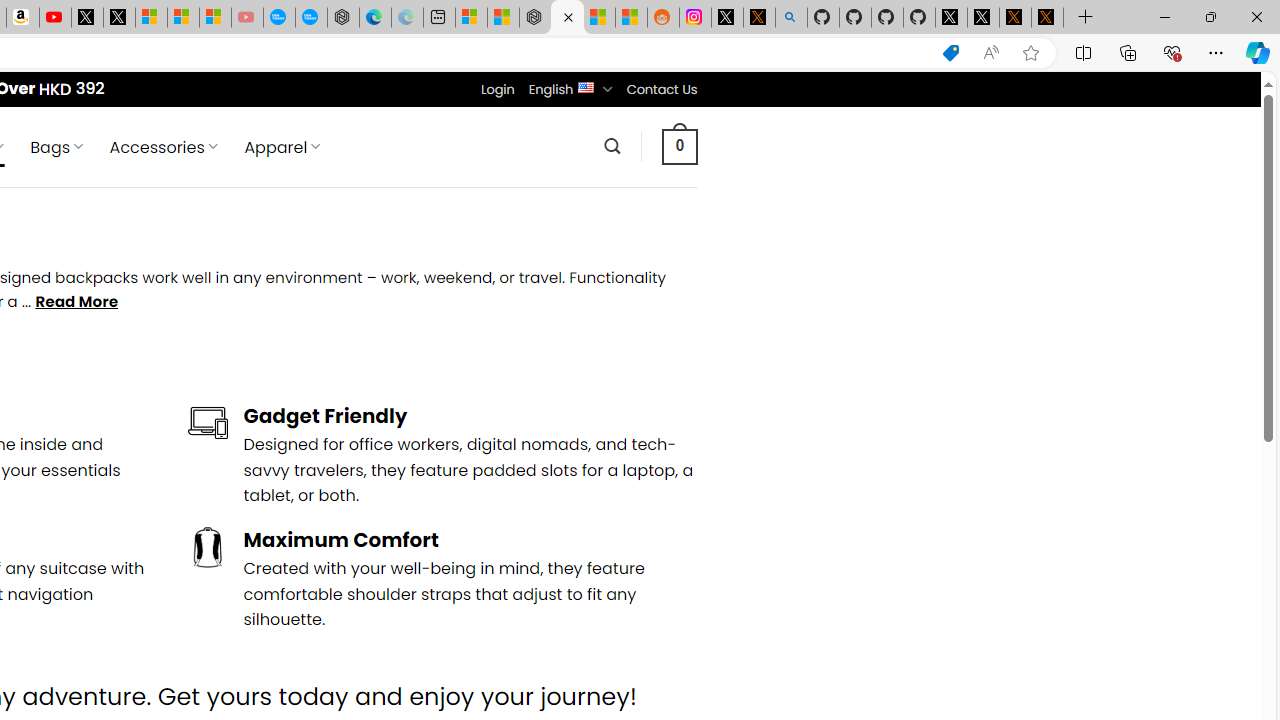 This screenshot has width=1280, height=720. I want to click on 'Gloom - YouTube - Sleeping', so click(246, 17).